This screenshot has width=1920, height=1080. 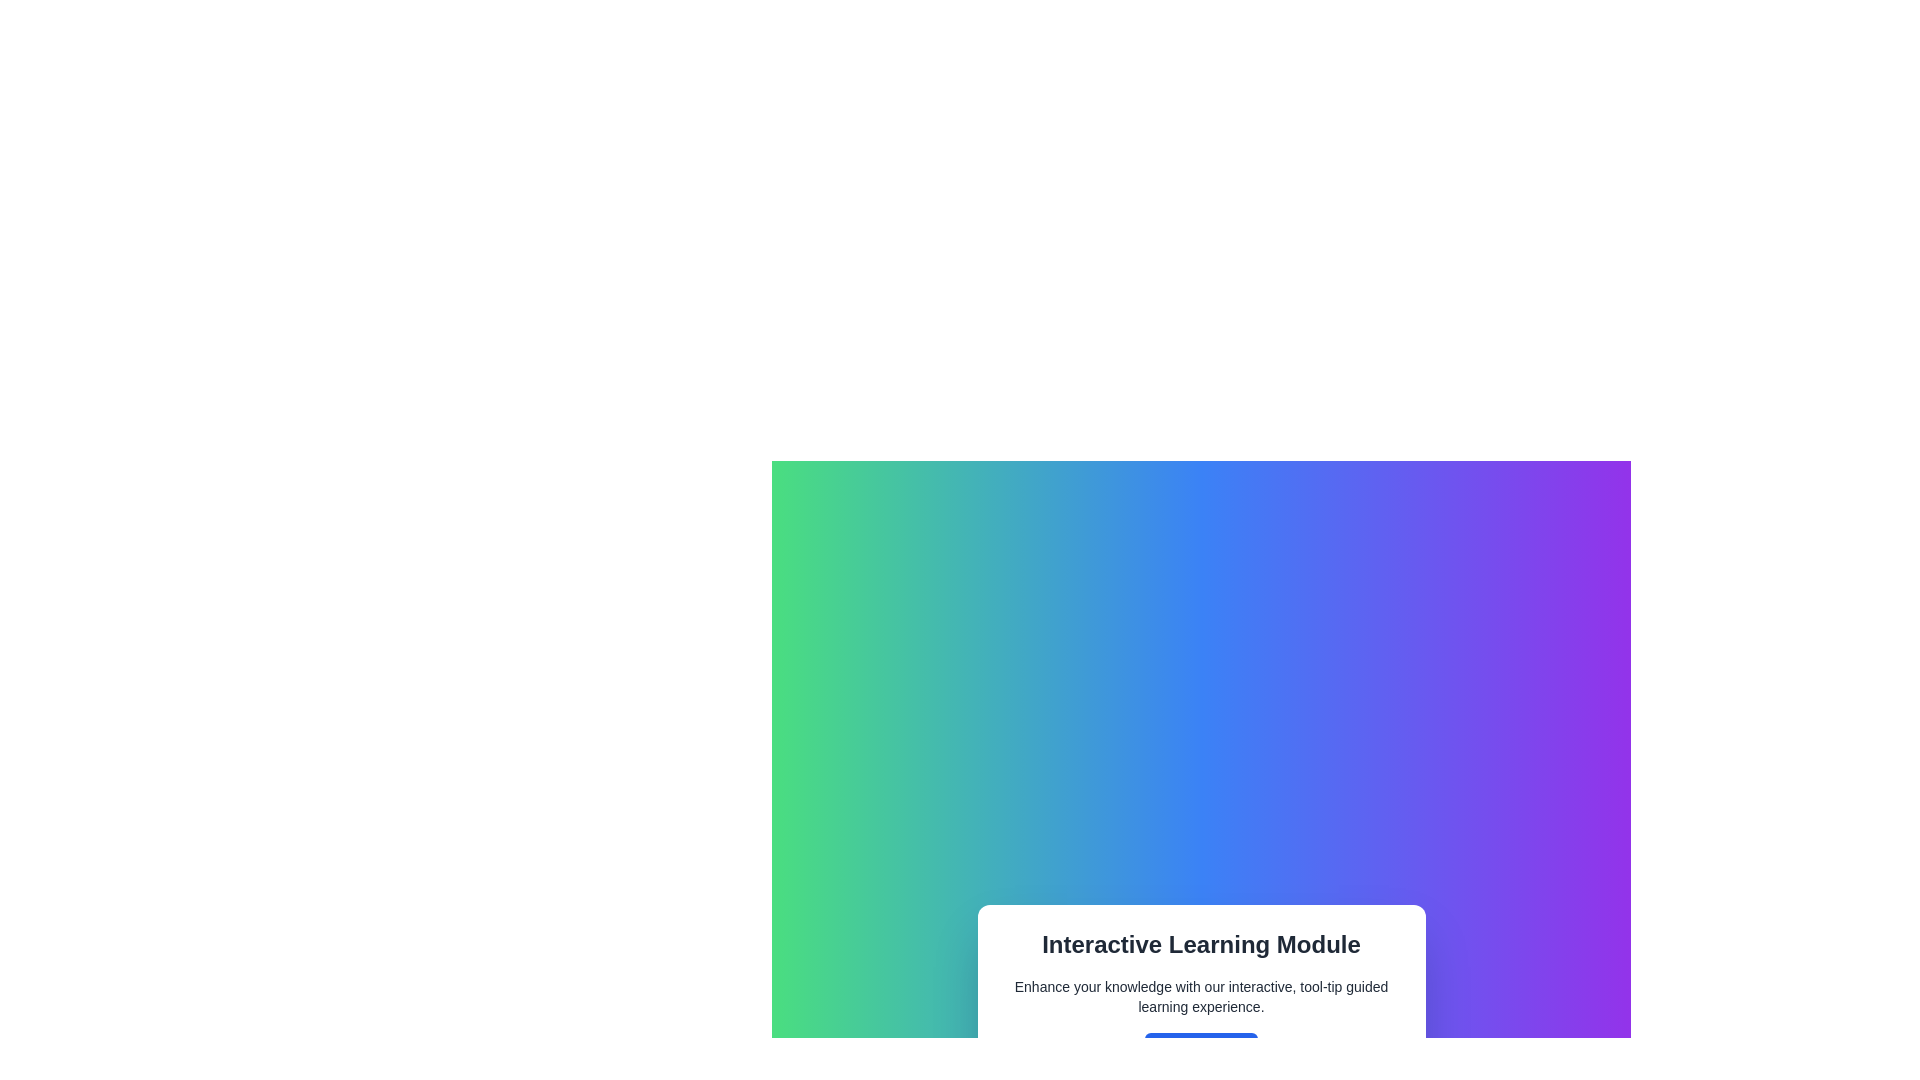 What do you see at coordinates (1200, 996) in the screenshot?
I see `the descriptive text element that provides context about the interactive learning module, located immediately below the title and above other interface elements` at bounding box center [1200, 996].